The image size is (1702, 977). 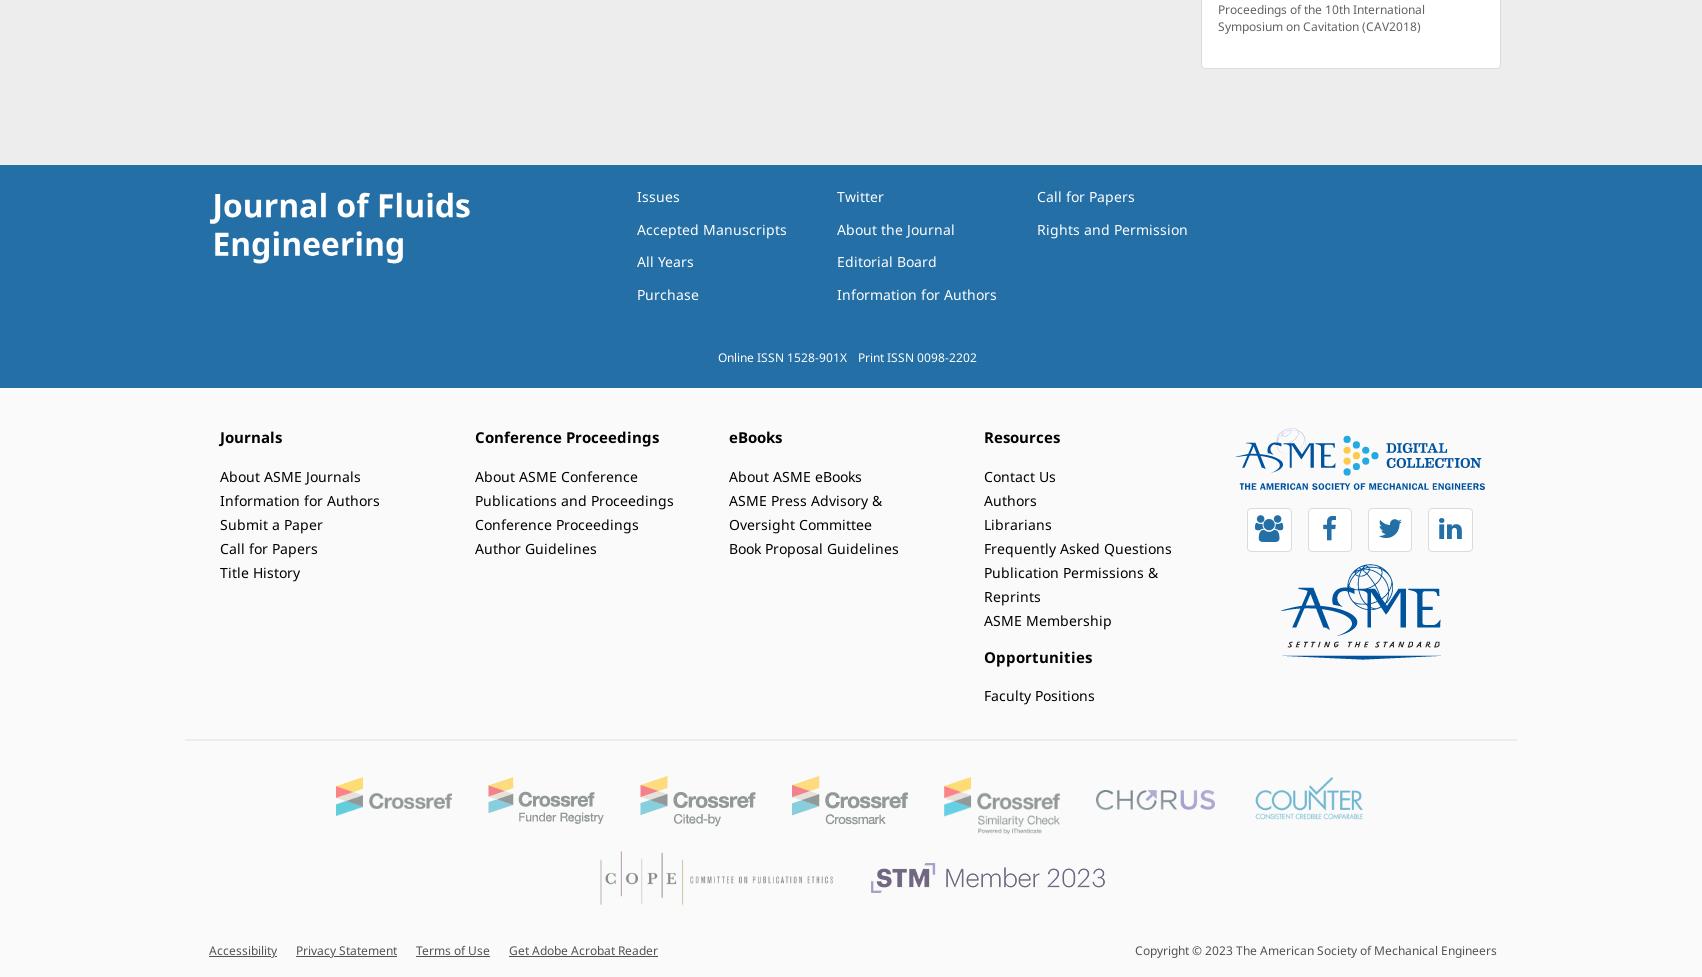 I want to click on 'About ASME Journals', so click(x=290, y=475).